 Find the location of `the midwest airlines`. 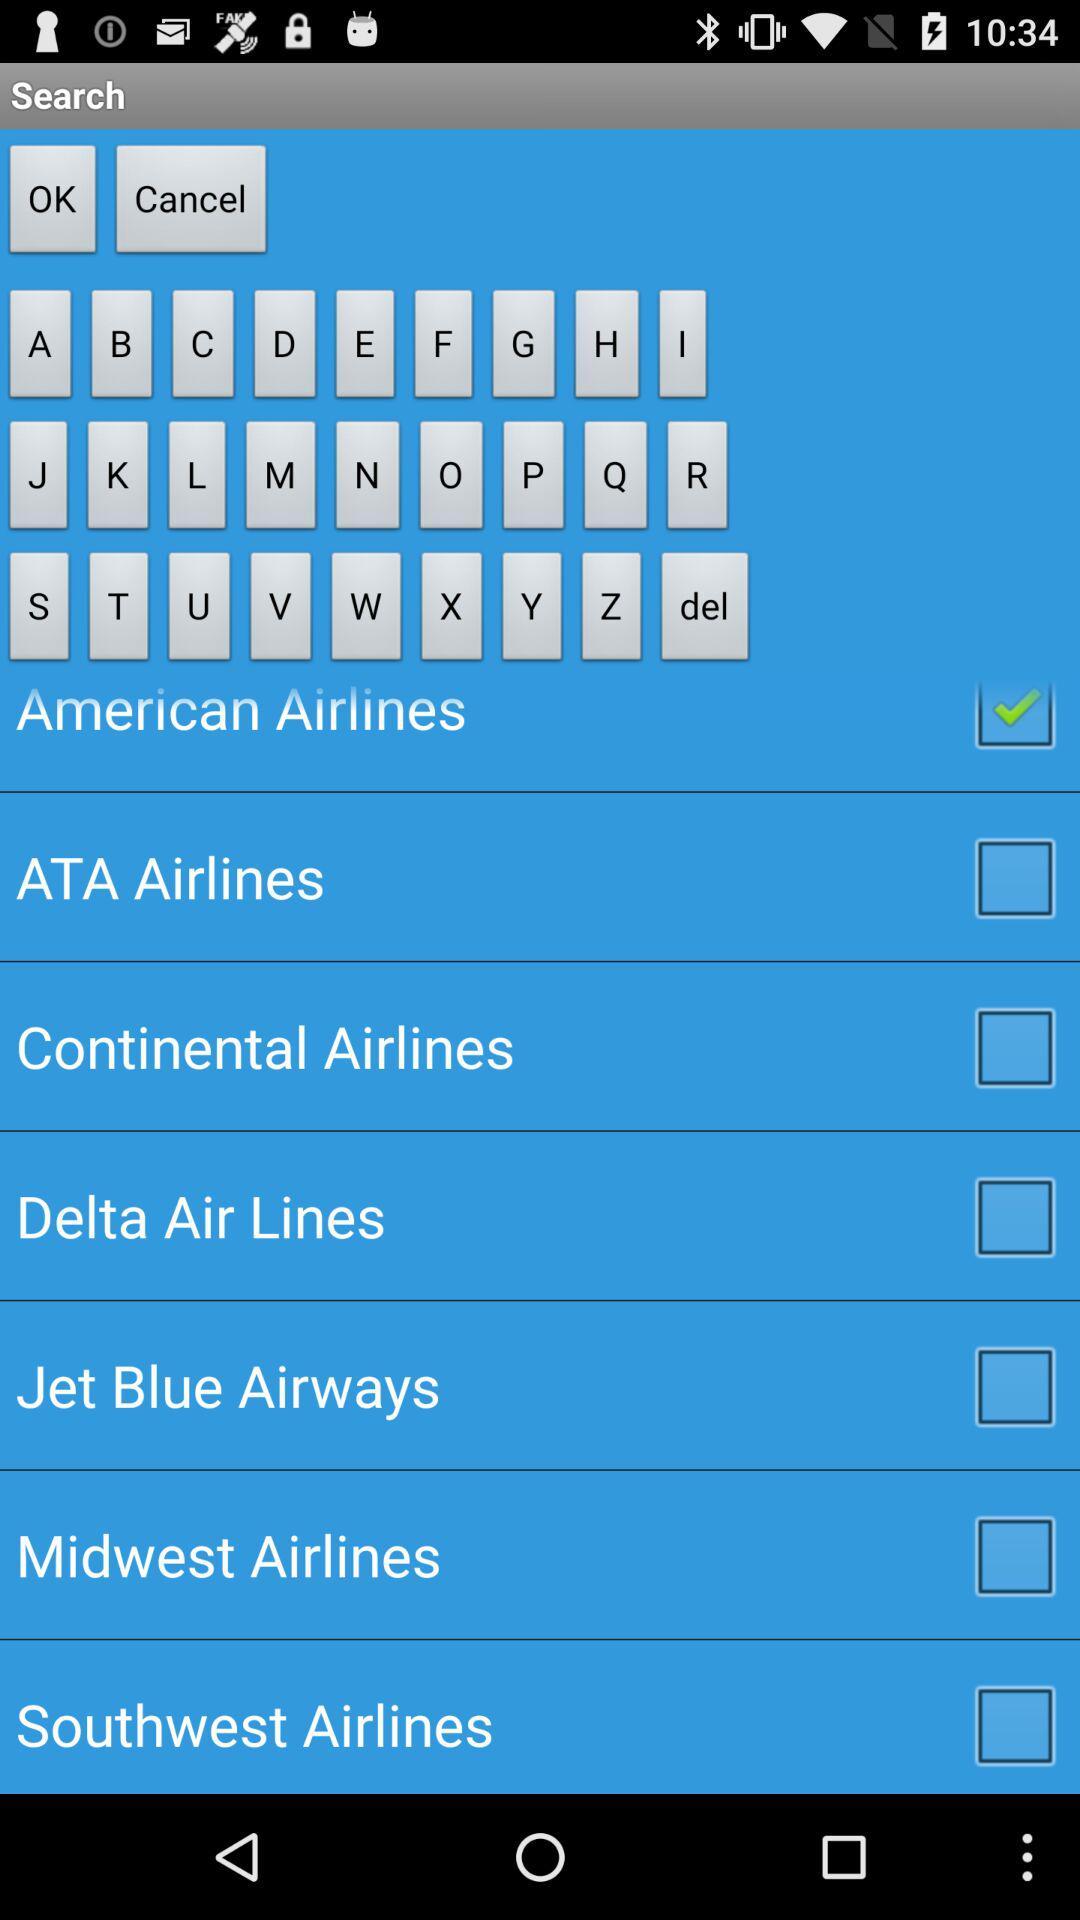

the midwest airlines is located at coordinates (540, 1553).